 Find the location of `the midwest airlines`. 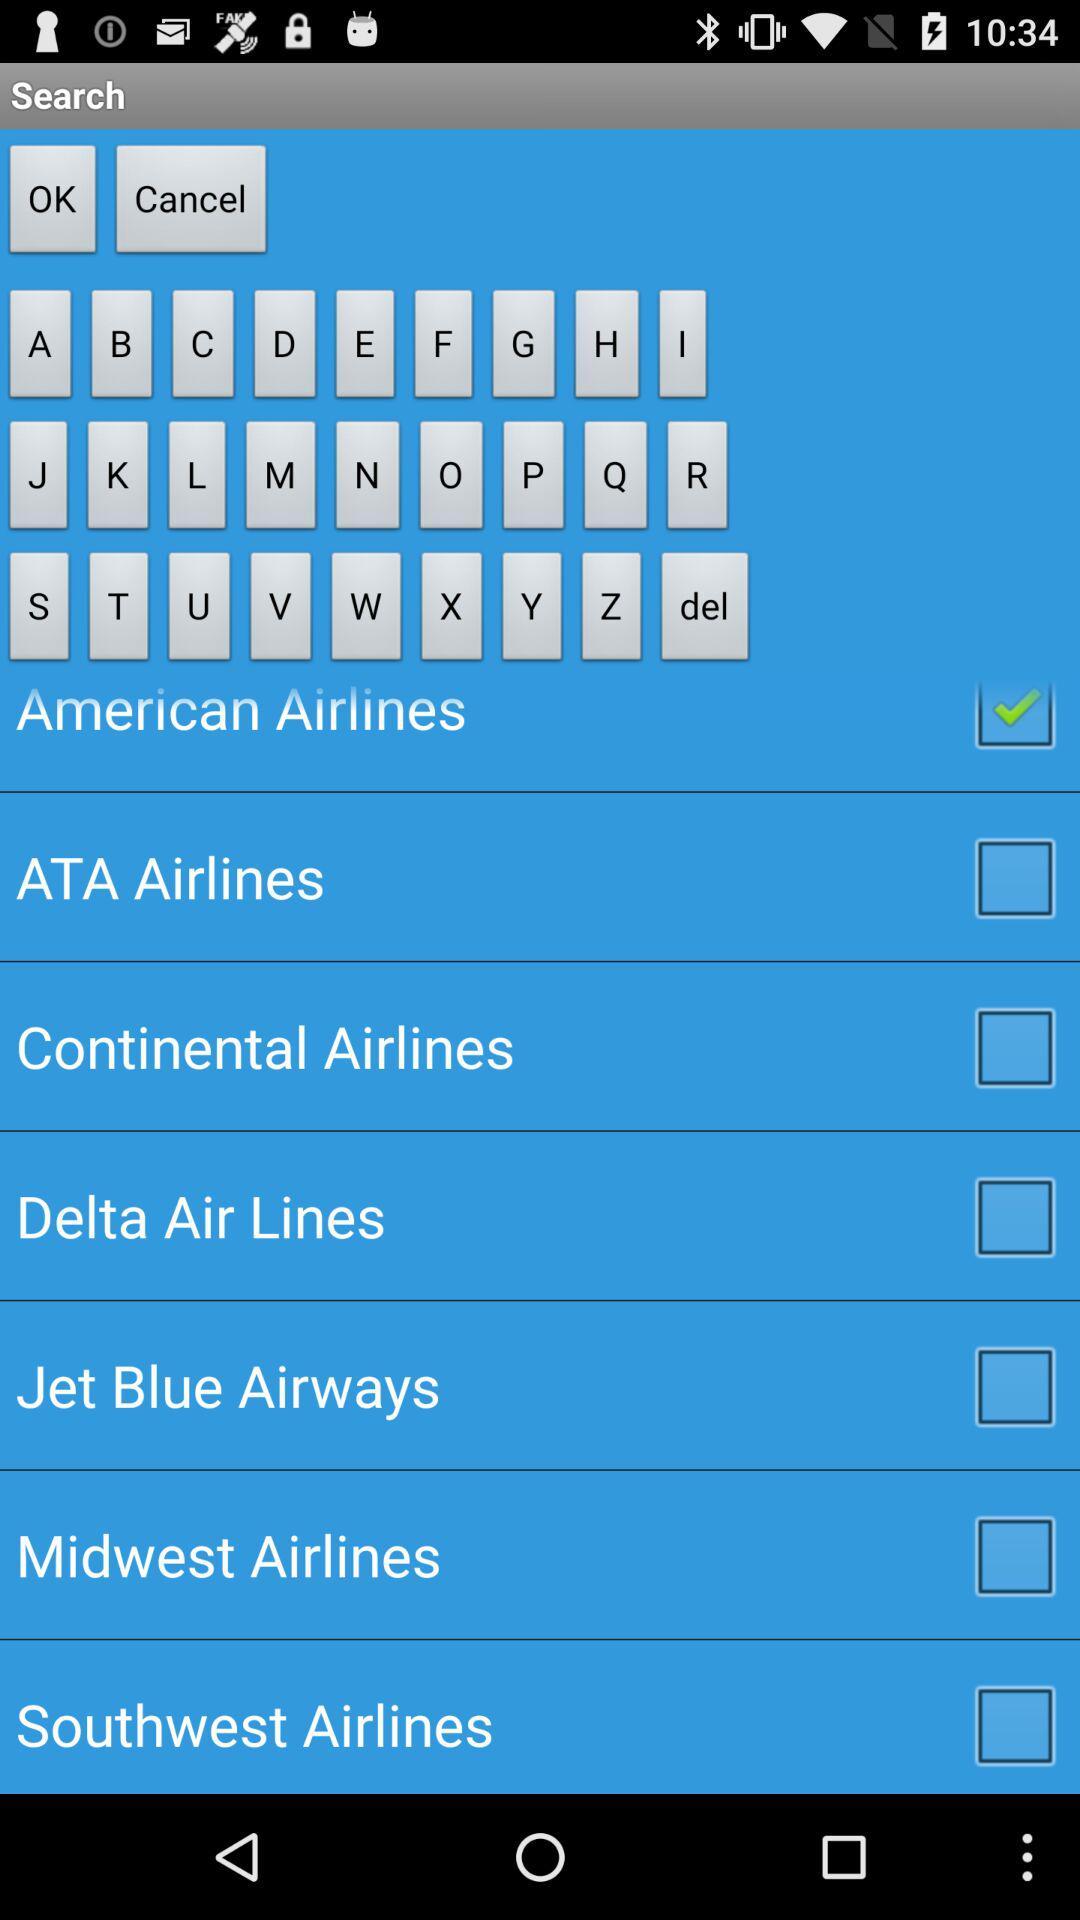

the midwest airlines is located at coordinates (540, 1553).